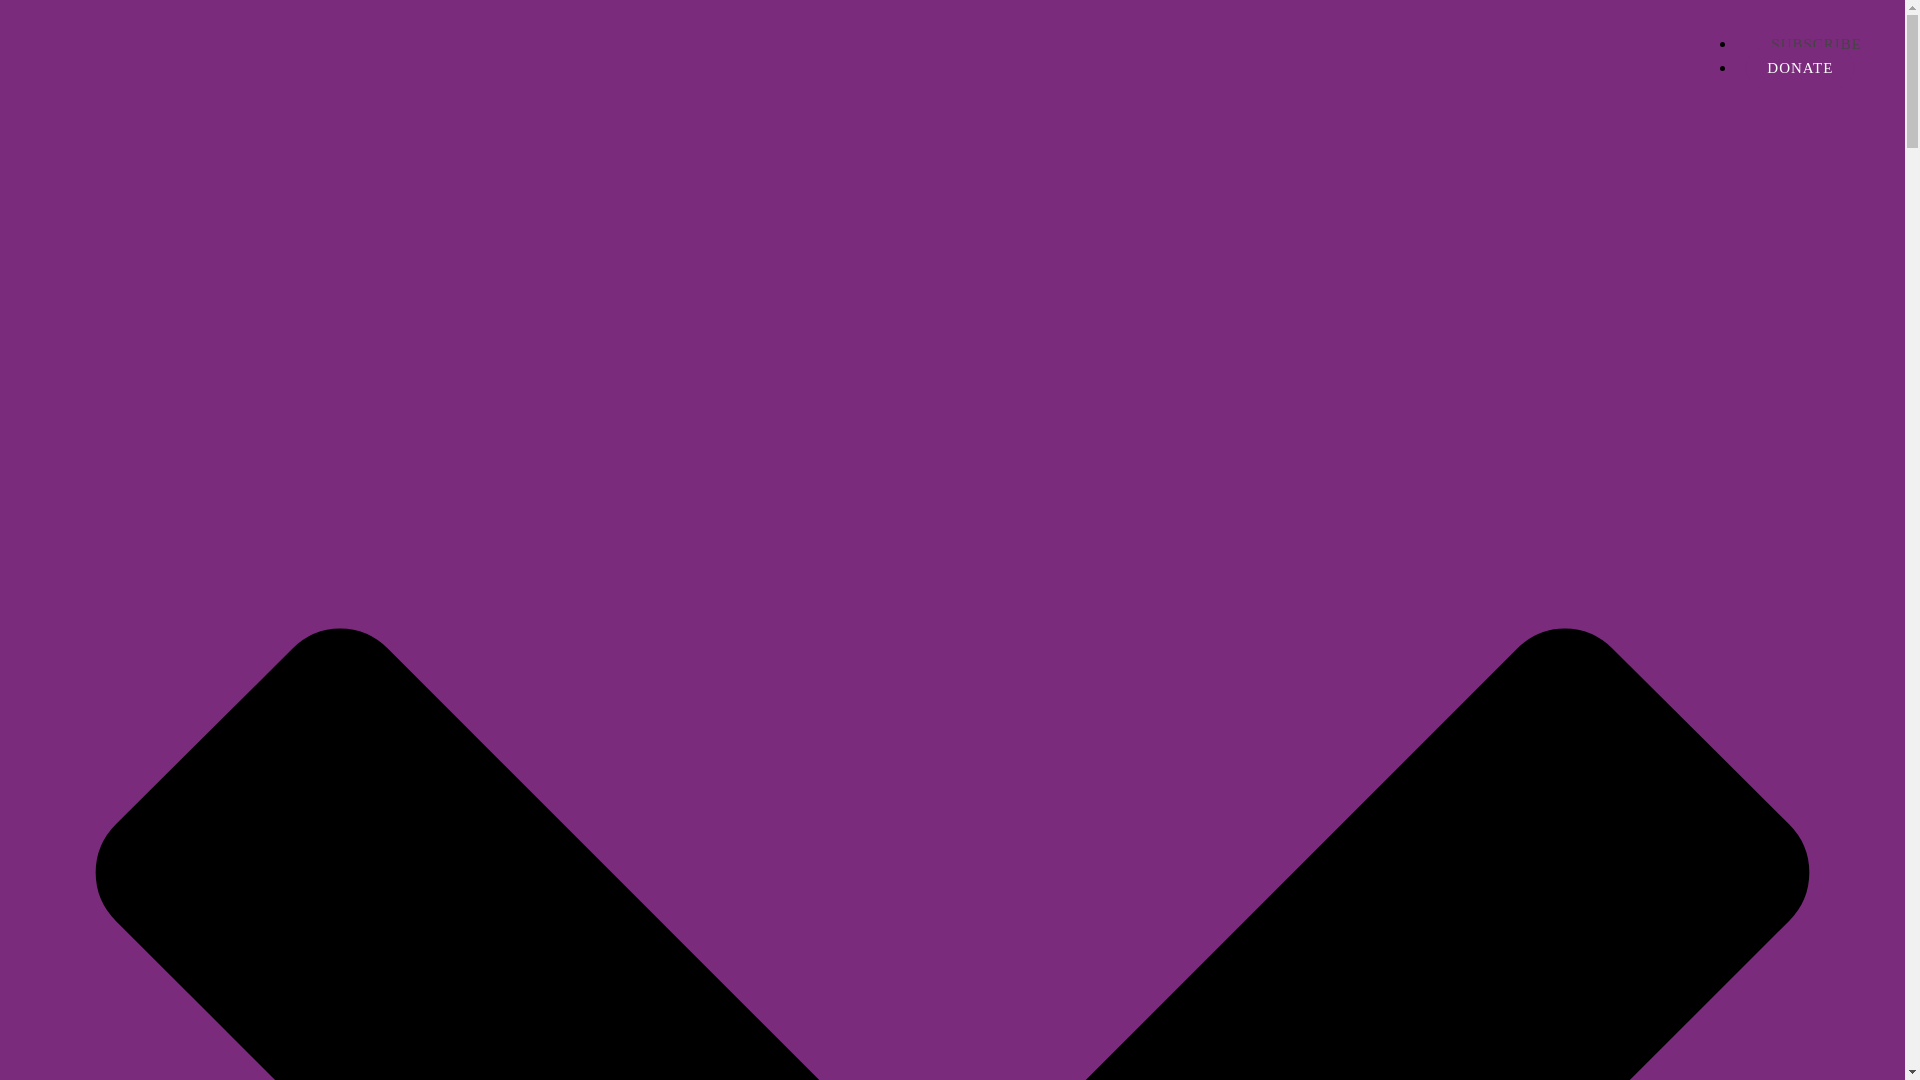 This screenshot has width=1920, height=1080. What do you see at coordinates (1816, 43) in the screenshot?
I see `'SUBSCRIBE'` at bounding box center [1816, 43].